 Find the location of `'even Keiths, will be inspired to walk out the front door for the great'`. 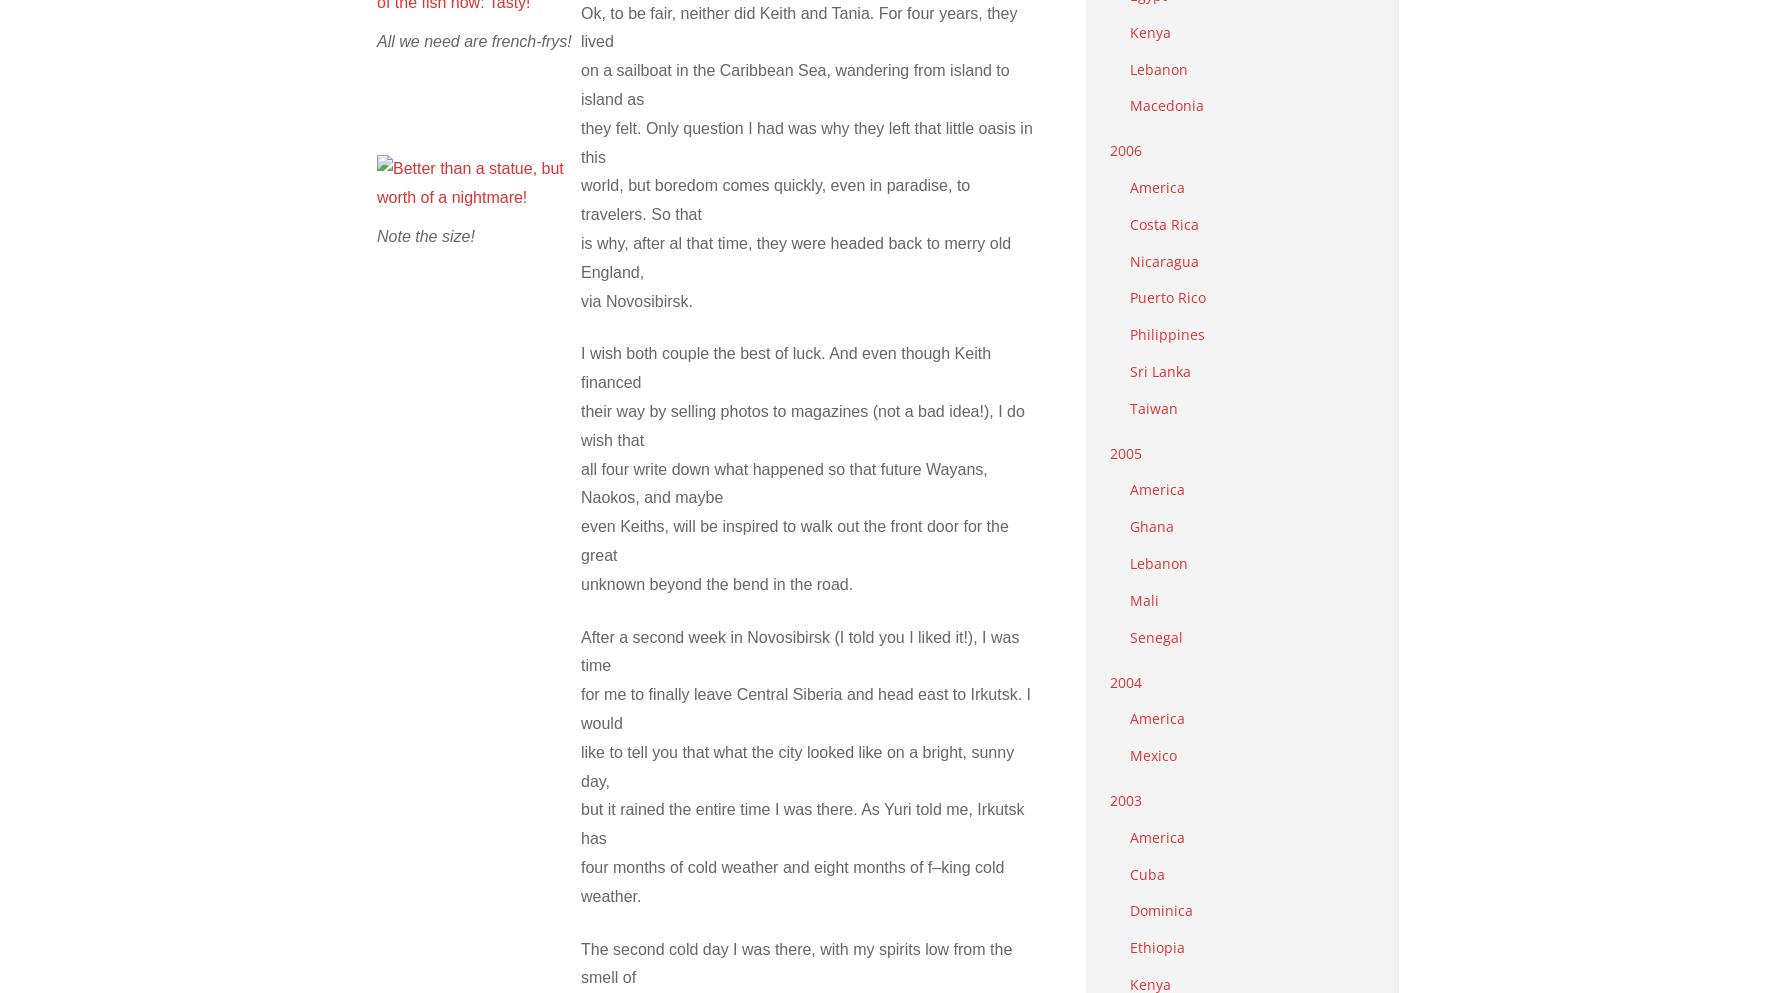

'even Keiths, will be inspired to walk out the front door for the great' is located at coordinates (794, 539).